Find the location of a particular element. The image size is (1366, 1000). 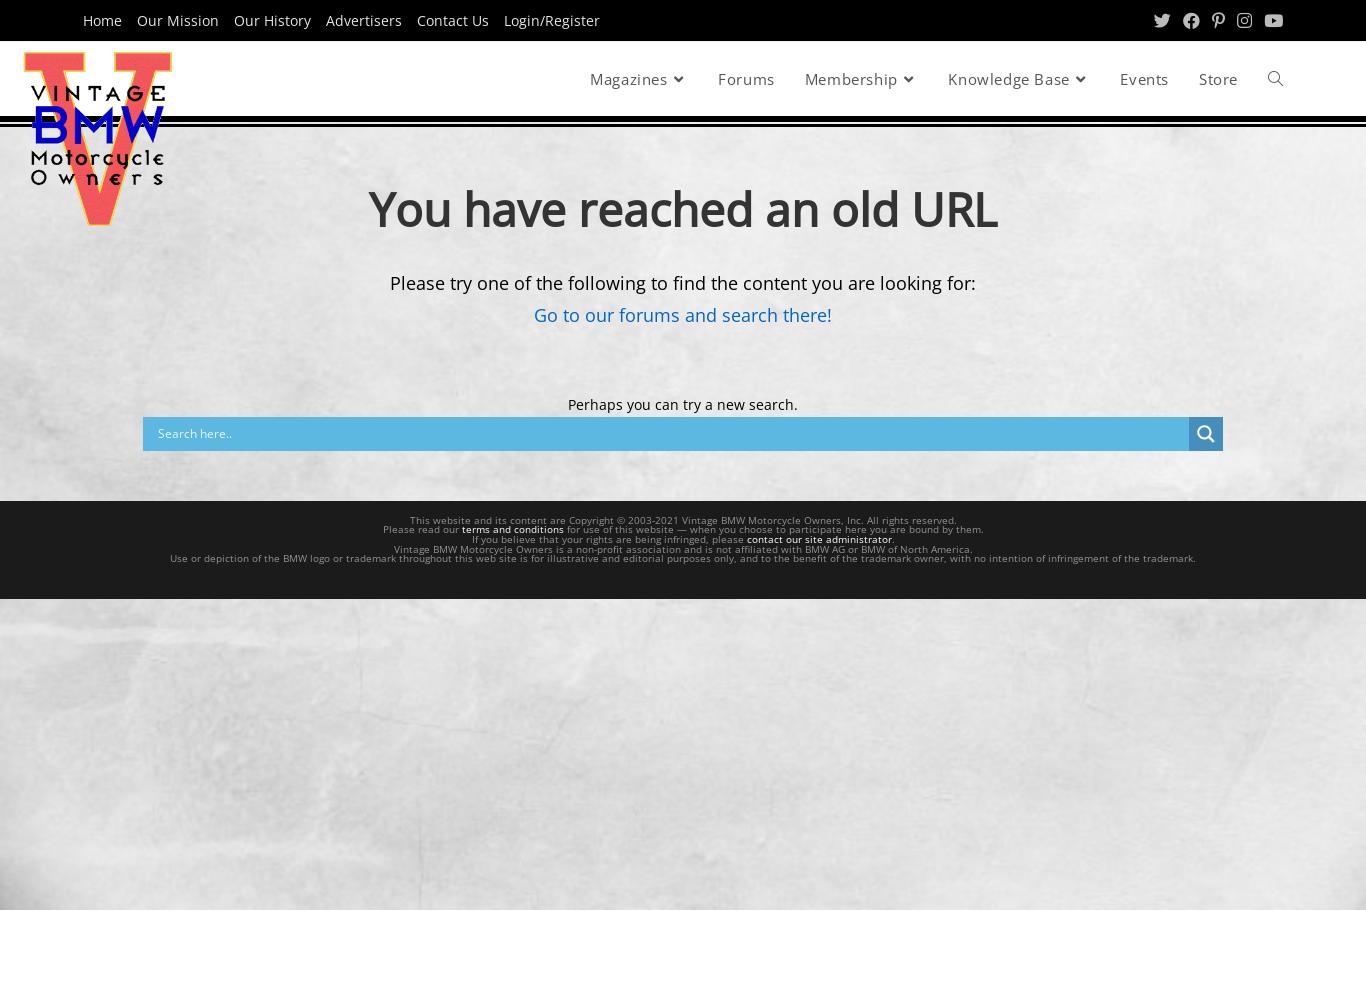

'for use of this website — when you choose to participate here you are bound by them.' is located at coordinates (773, 529).